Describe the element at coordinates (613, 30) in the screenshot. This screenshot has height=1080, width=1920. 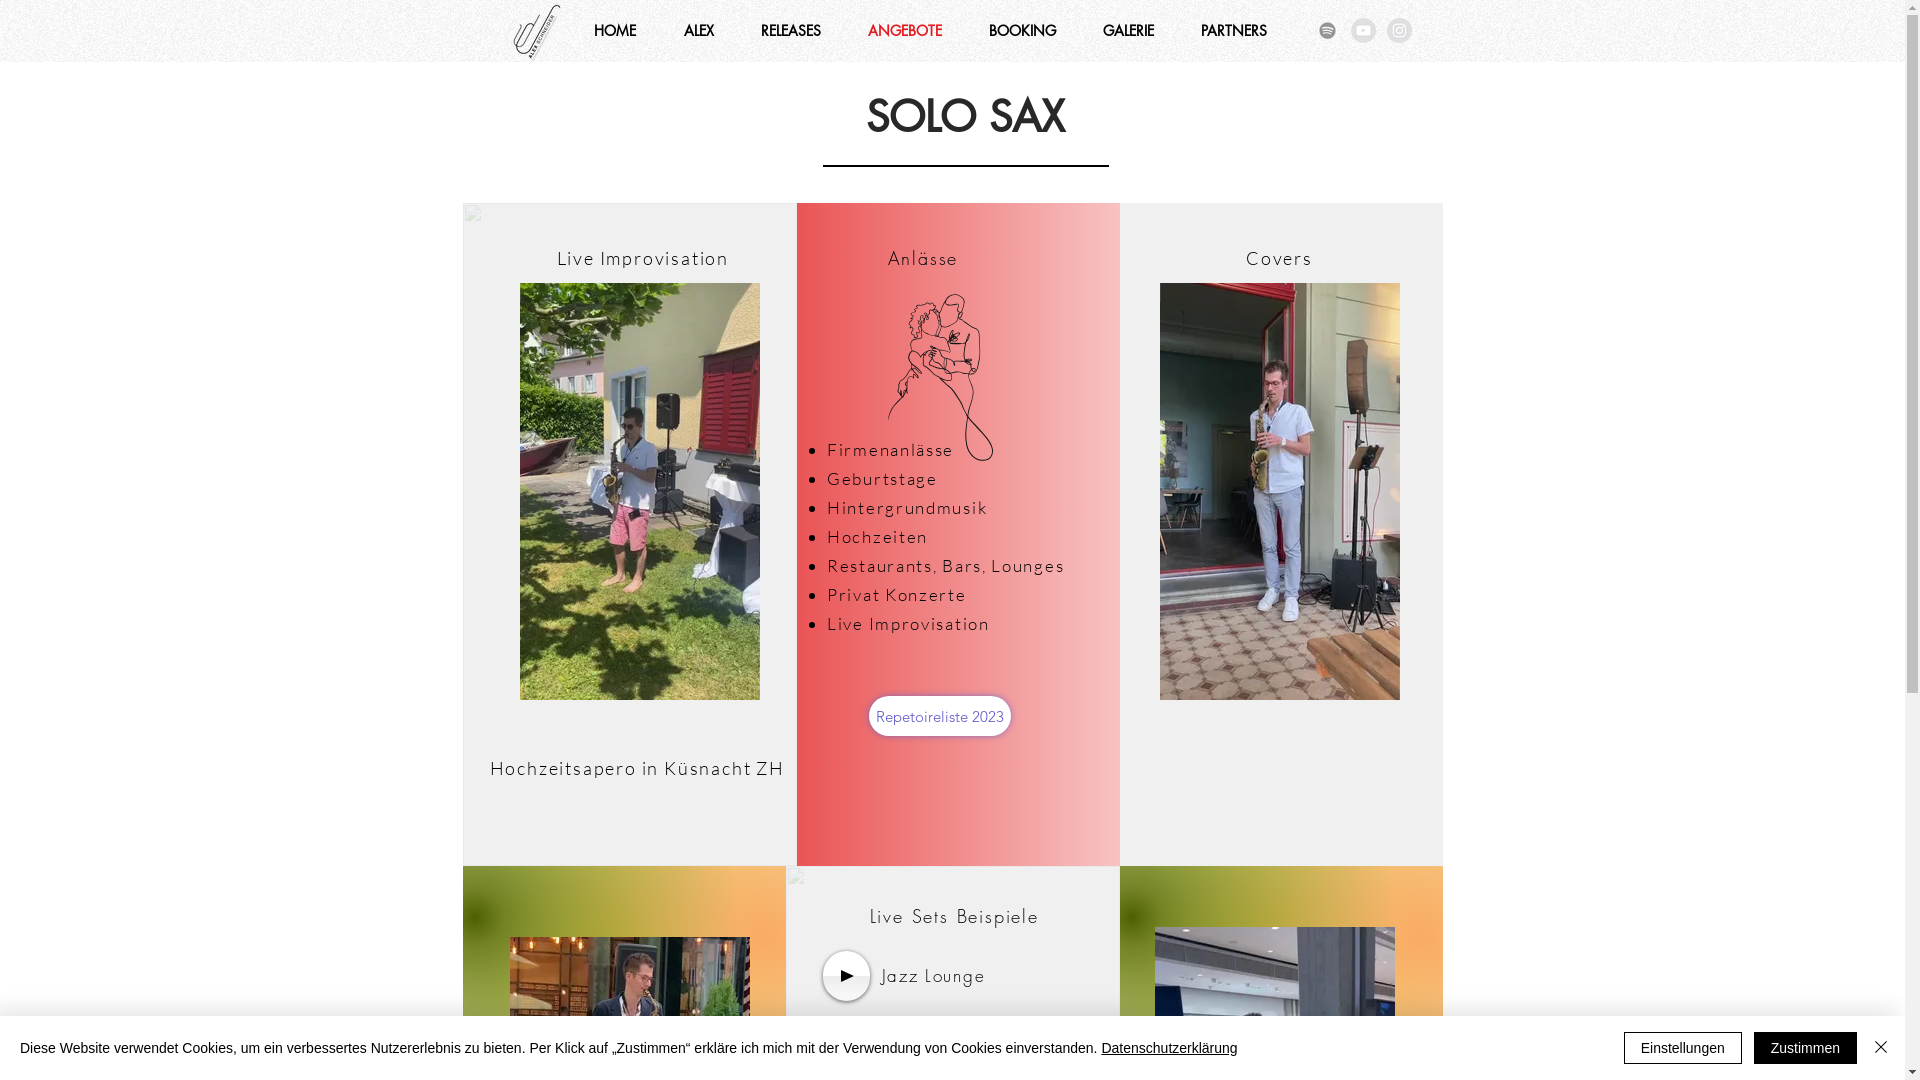
I see `'HOME'` at that location.